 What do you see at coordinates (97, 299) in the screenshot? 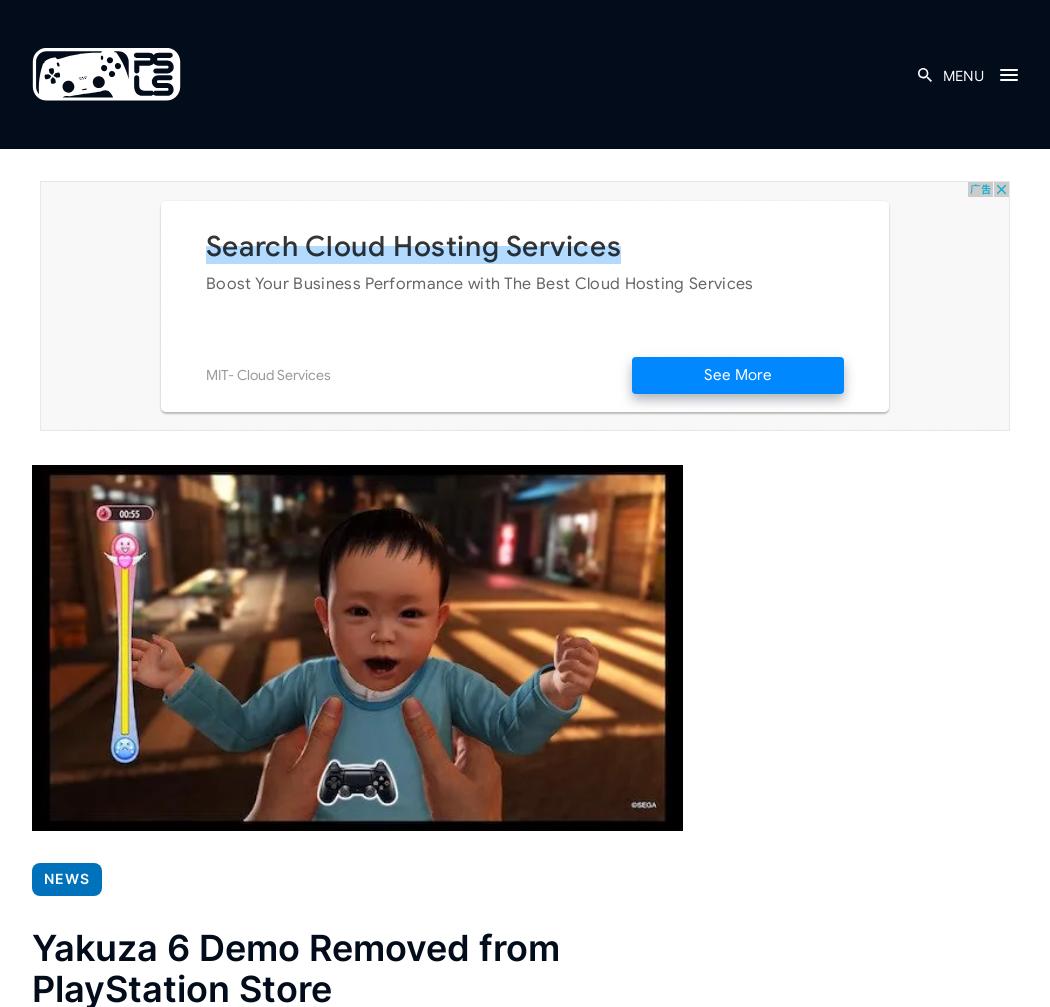
I see `'Related'` at bounding box center [97, 299].